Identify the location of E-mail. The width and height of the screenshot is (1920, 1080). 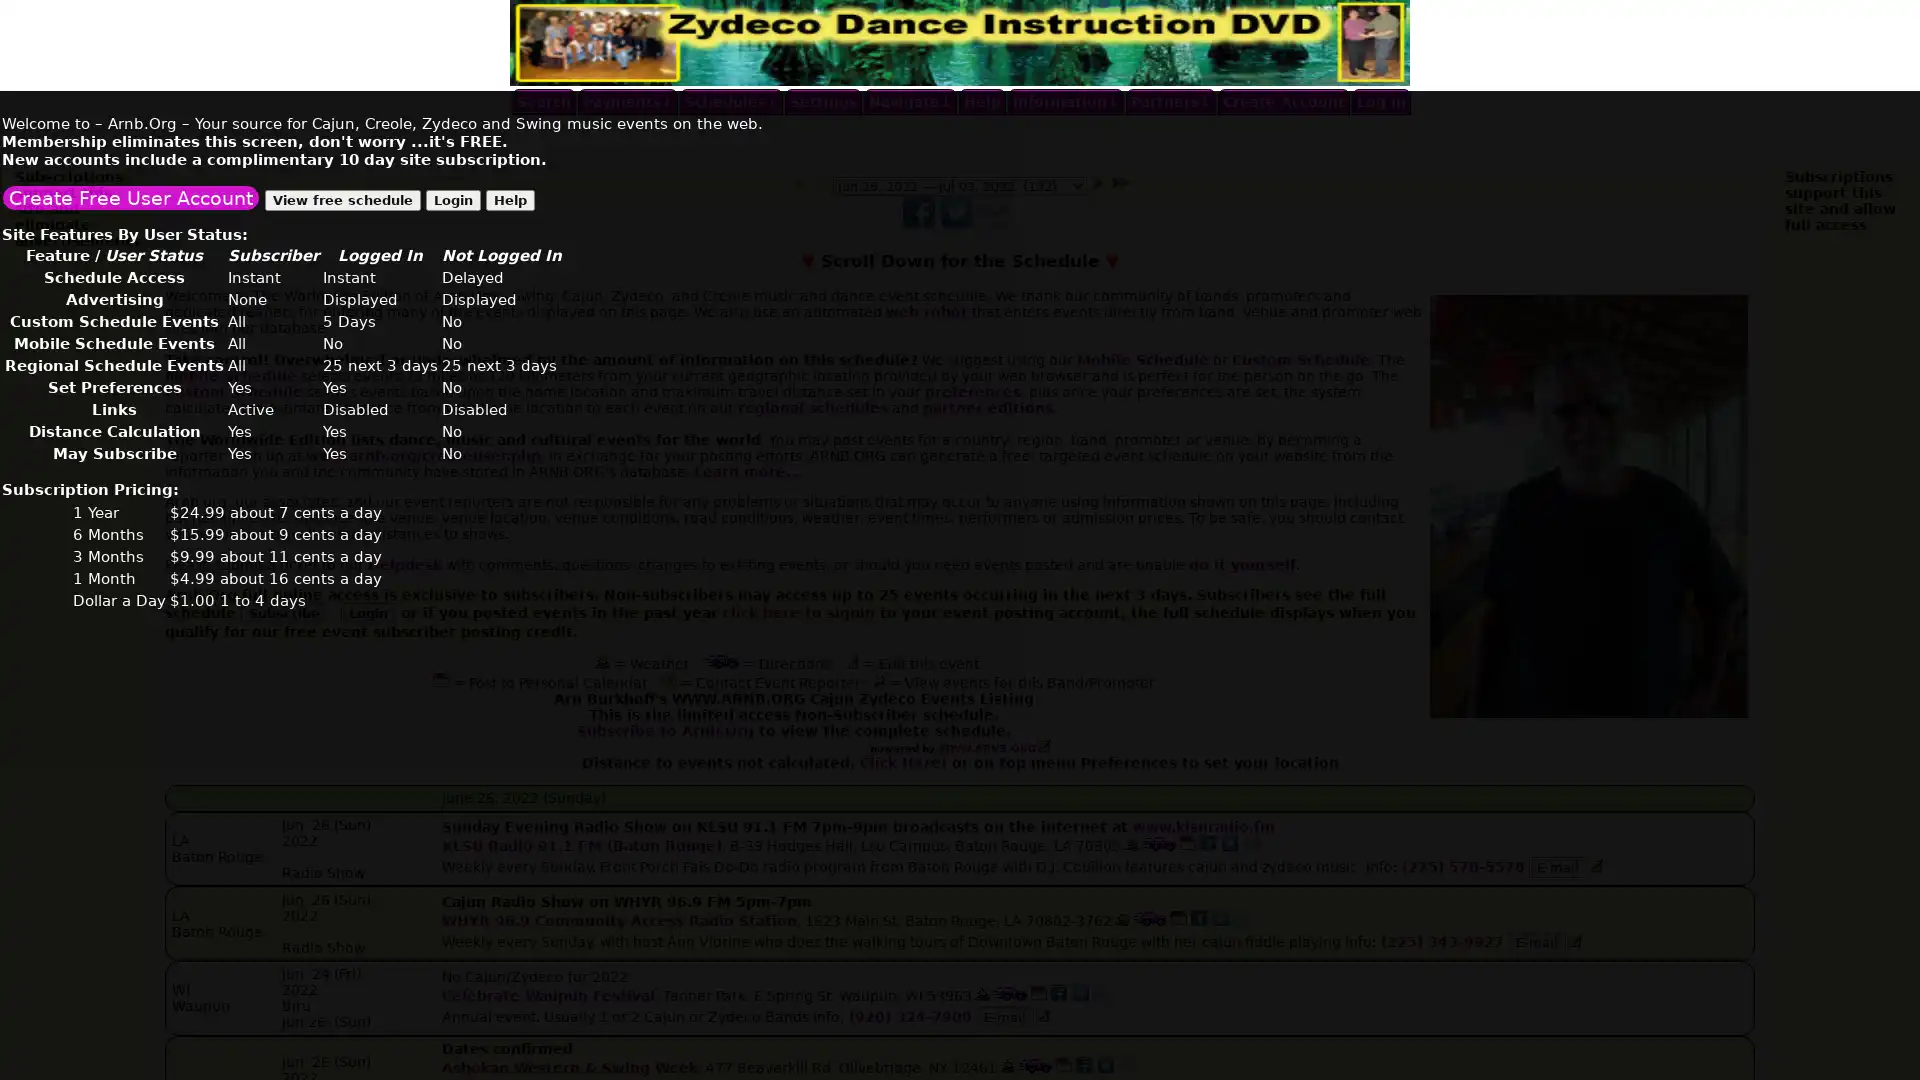
(1557, 866).